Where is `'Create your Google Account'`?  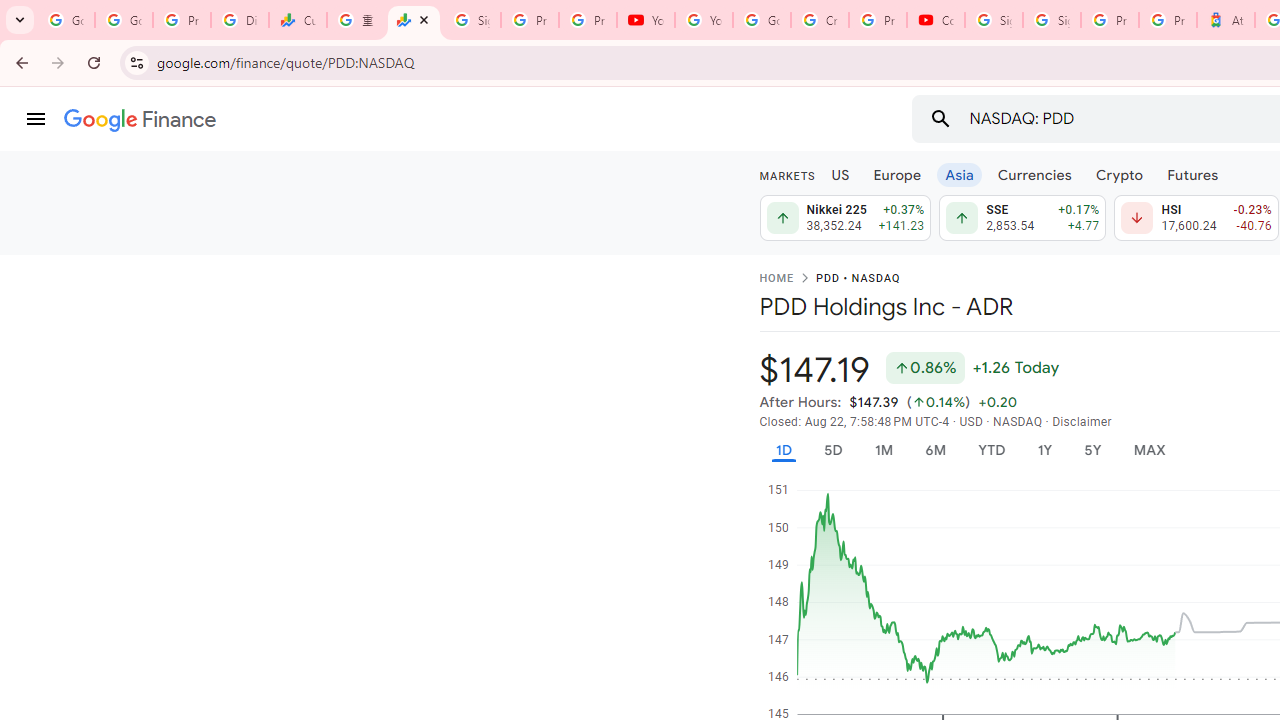 'Create your Google Account' is located at coordinates (819, 20).